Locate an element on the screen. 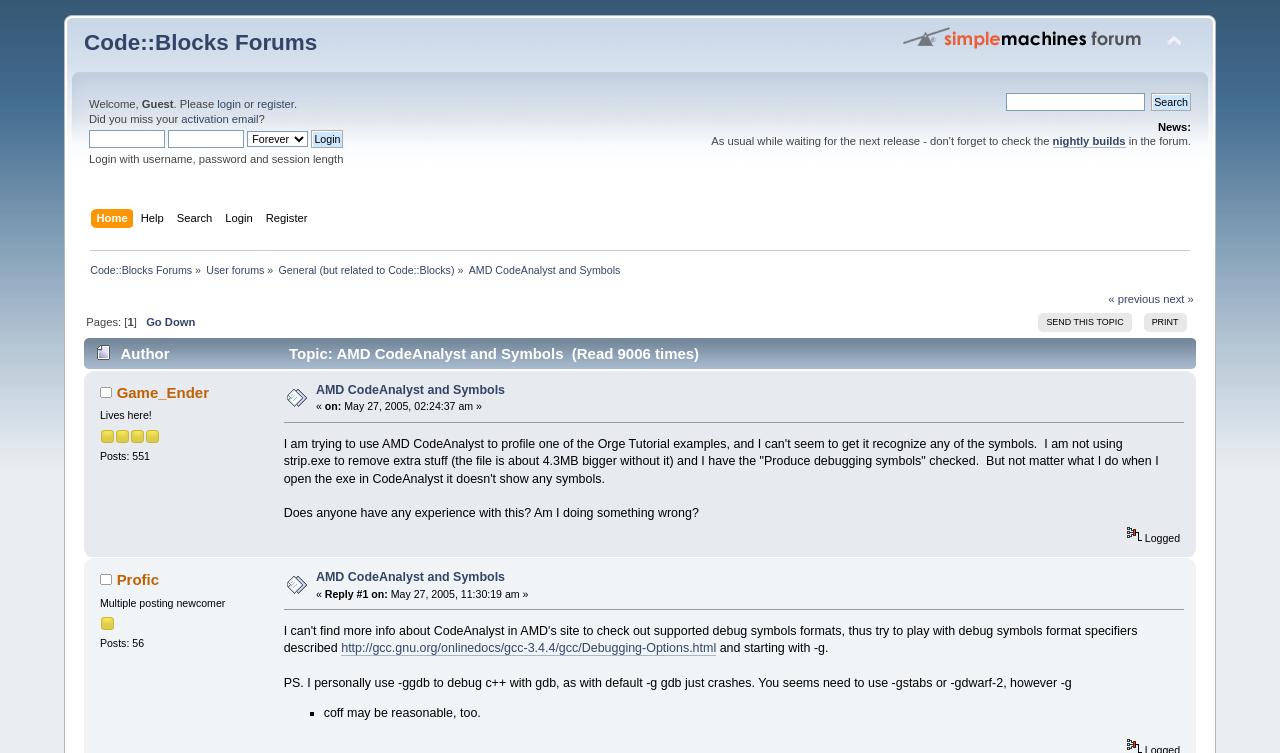 Image resolution: width=1280 pixels, height=753 pixels. 'May 27, 2005, 11:30:19 am »' is located at coordinates (386, 592).